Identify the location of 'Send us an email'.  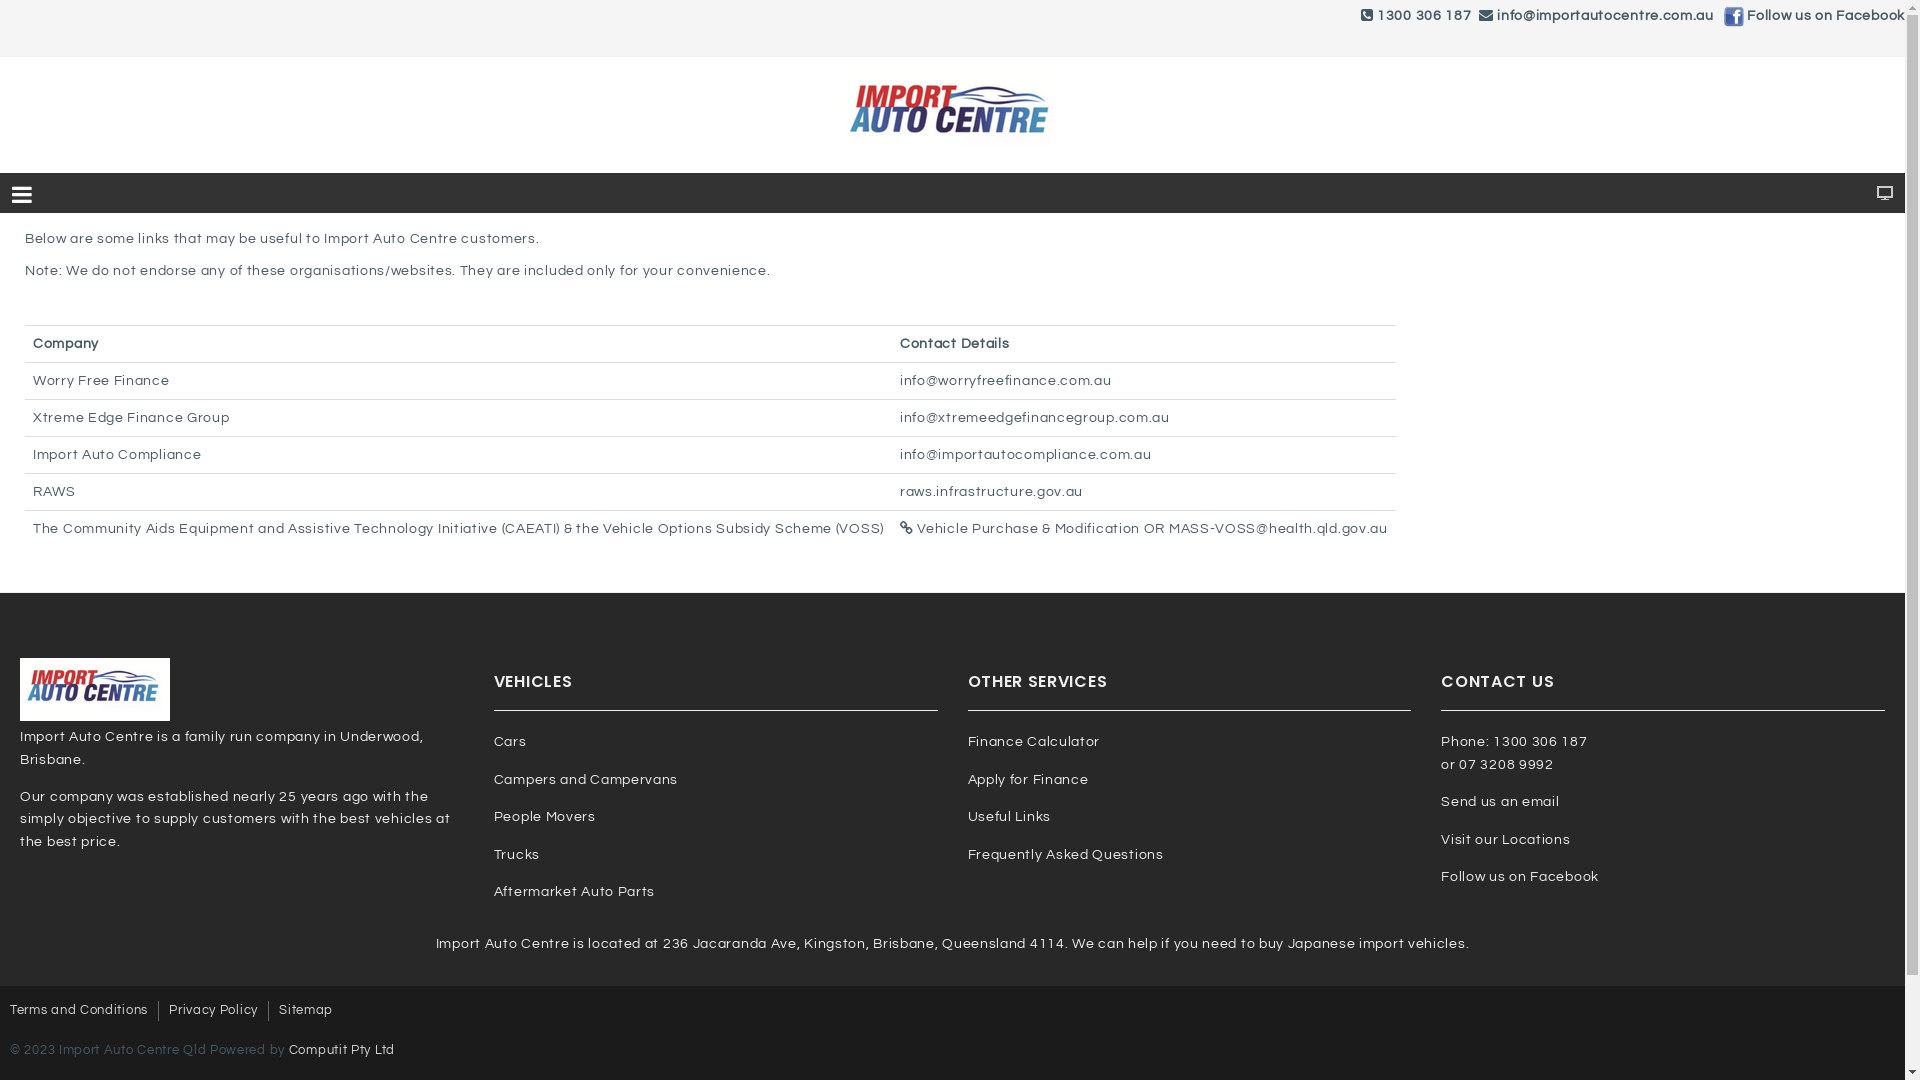
(1499, 801).